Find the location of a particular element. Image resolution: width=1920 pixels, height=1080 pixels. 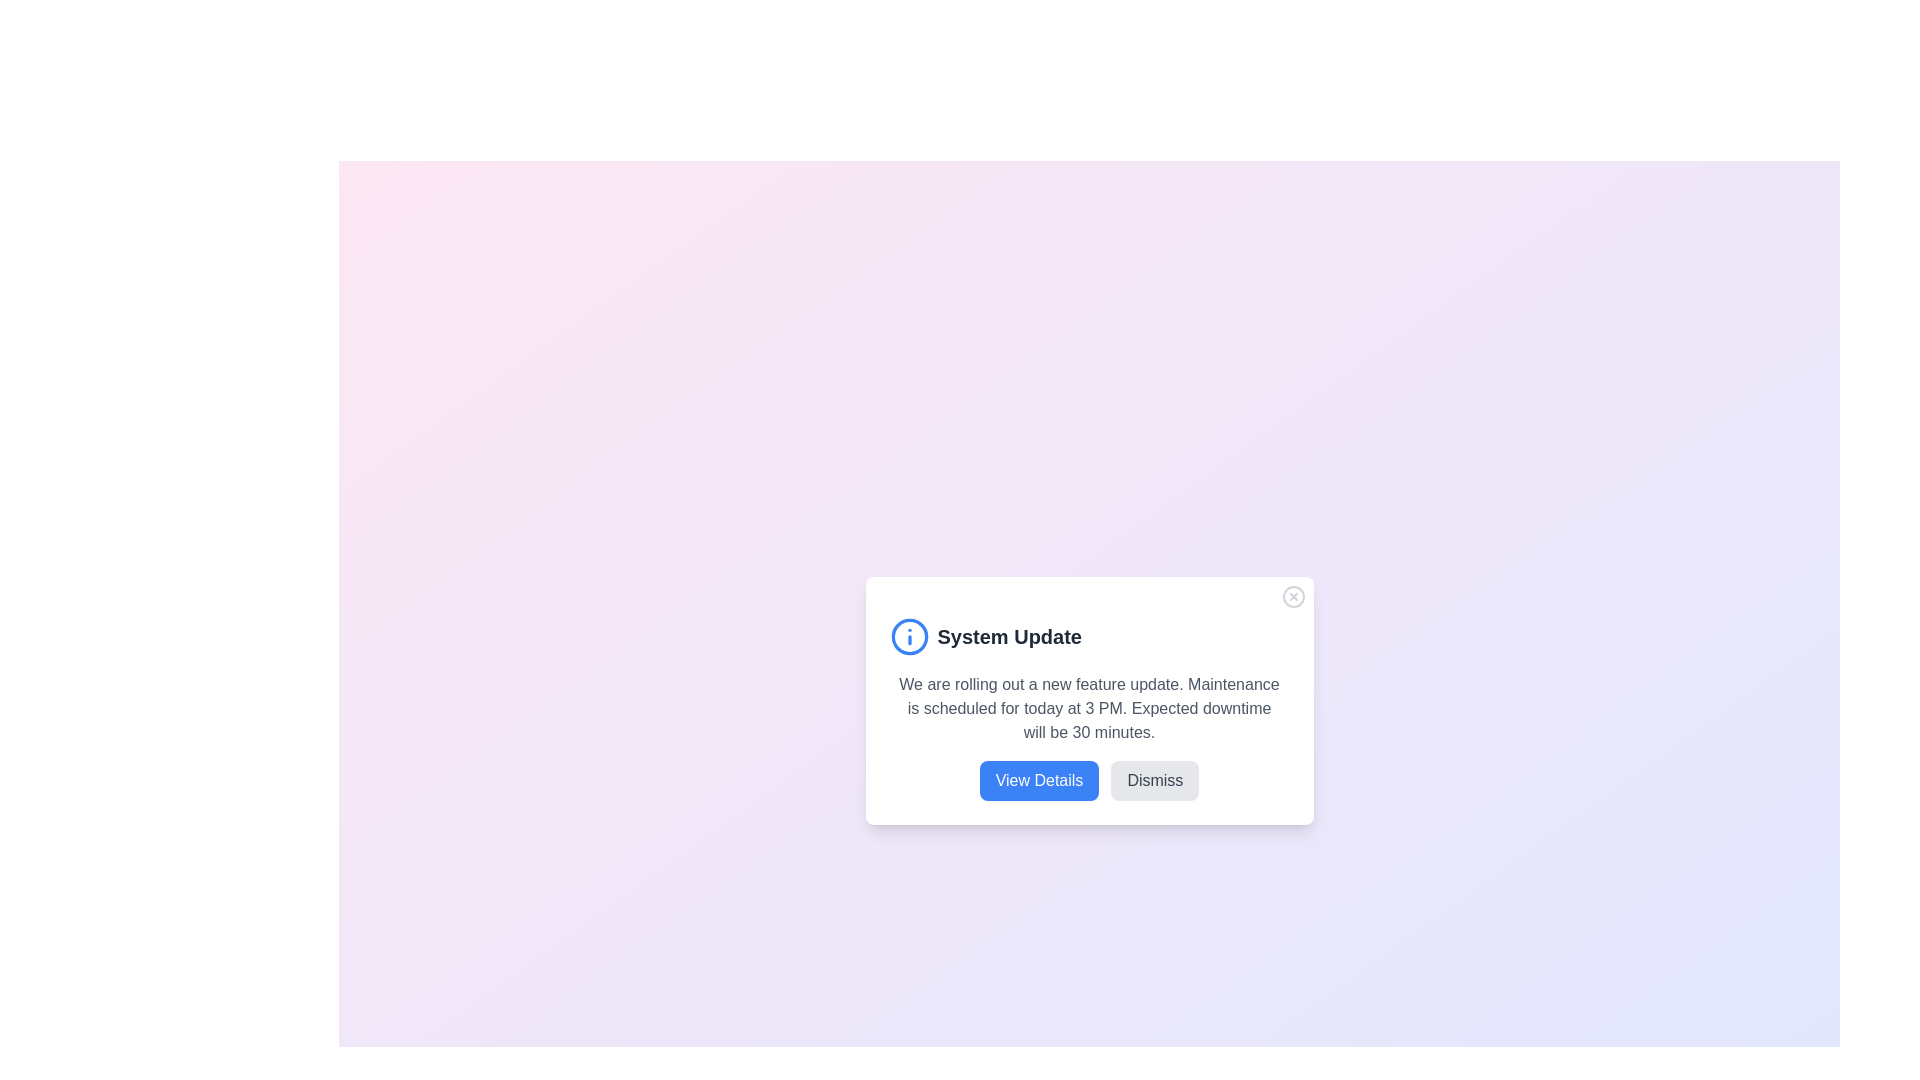

the icon representing 'System Update' is located at coordinates (908, 636).